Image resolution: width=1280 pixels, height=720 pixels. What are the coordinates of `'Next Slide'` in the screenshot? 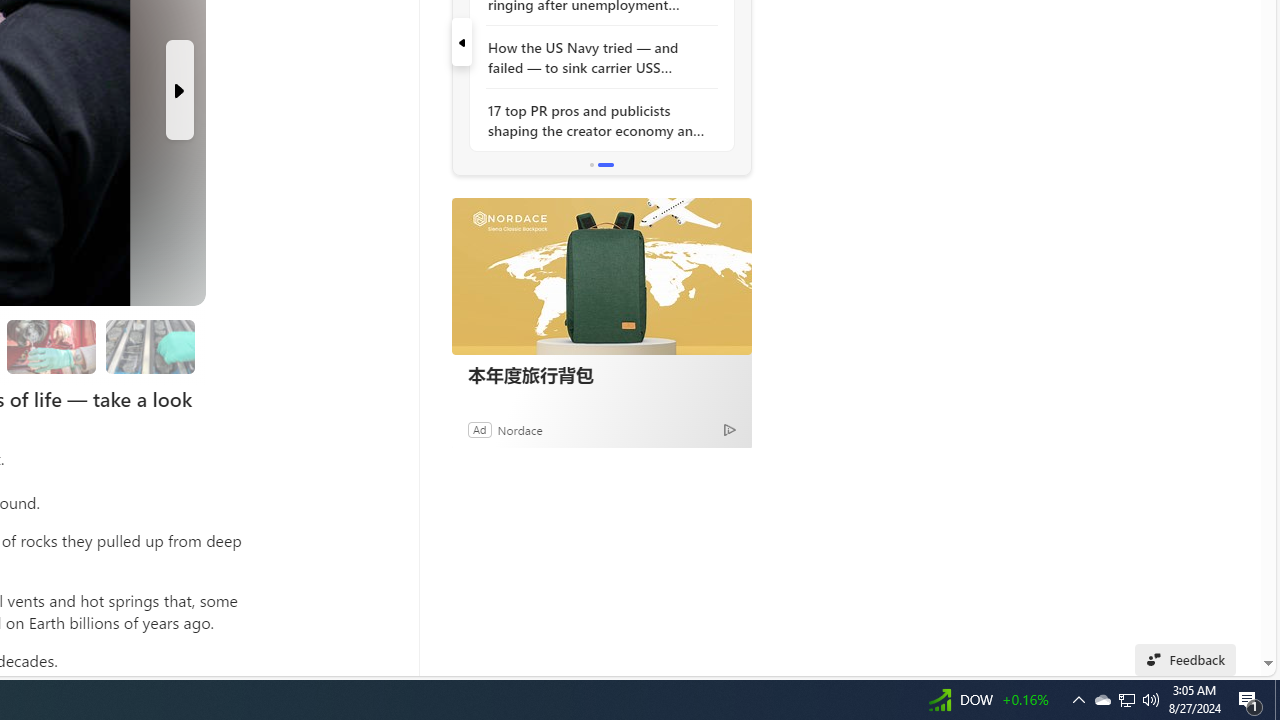 It's located at (179, 90).